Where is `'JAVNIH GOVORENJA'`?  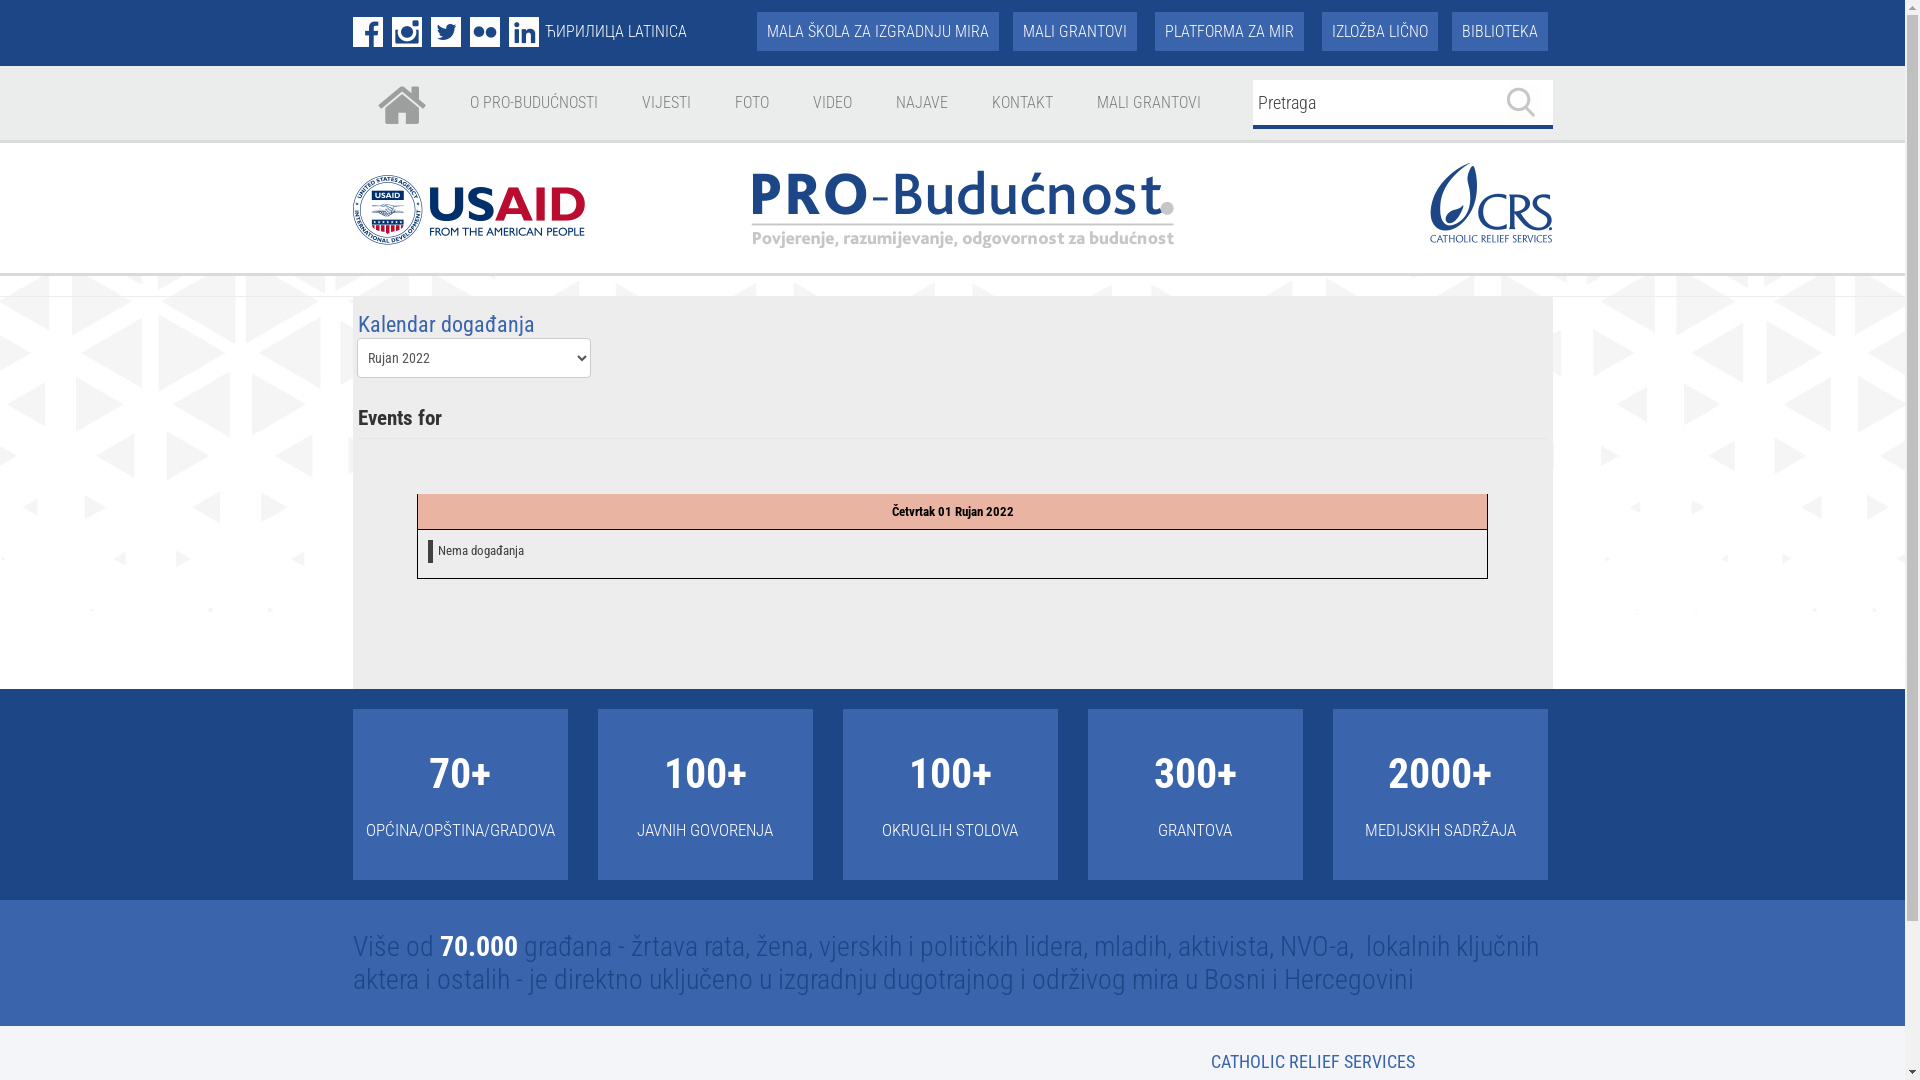 'JAVNIH GOVORENJA' is located at coordinates (705, 829).